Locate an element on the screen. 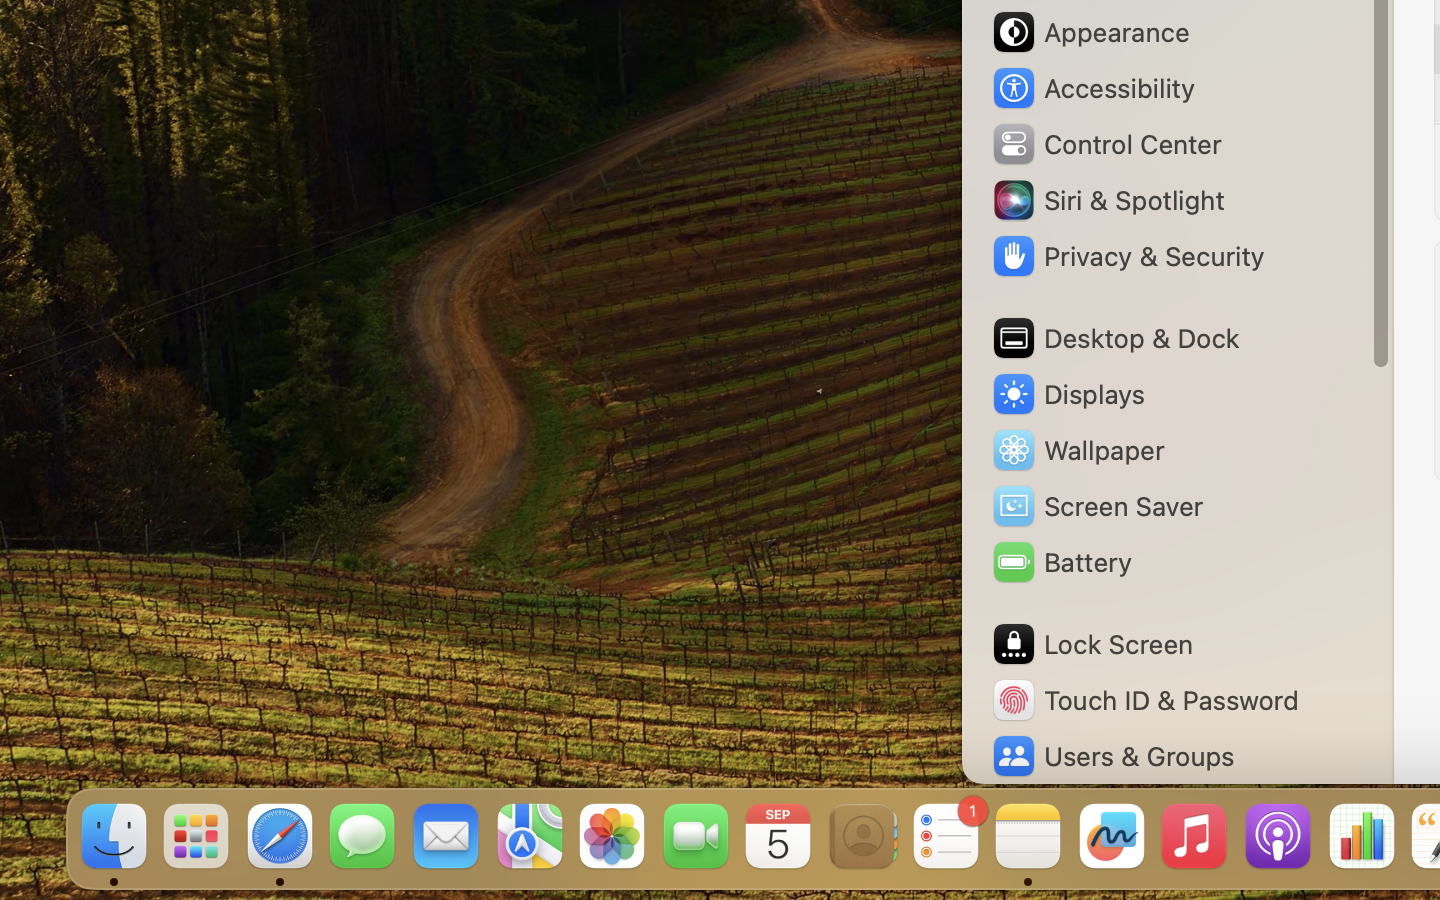 The width and height of the screenshot is (1440, 900). 'Accessibility' is located at coordinates (1091, 87).